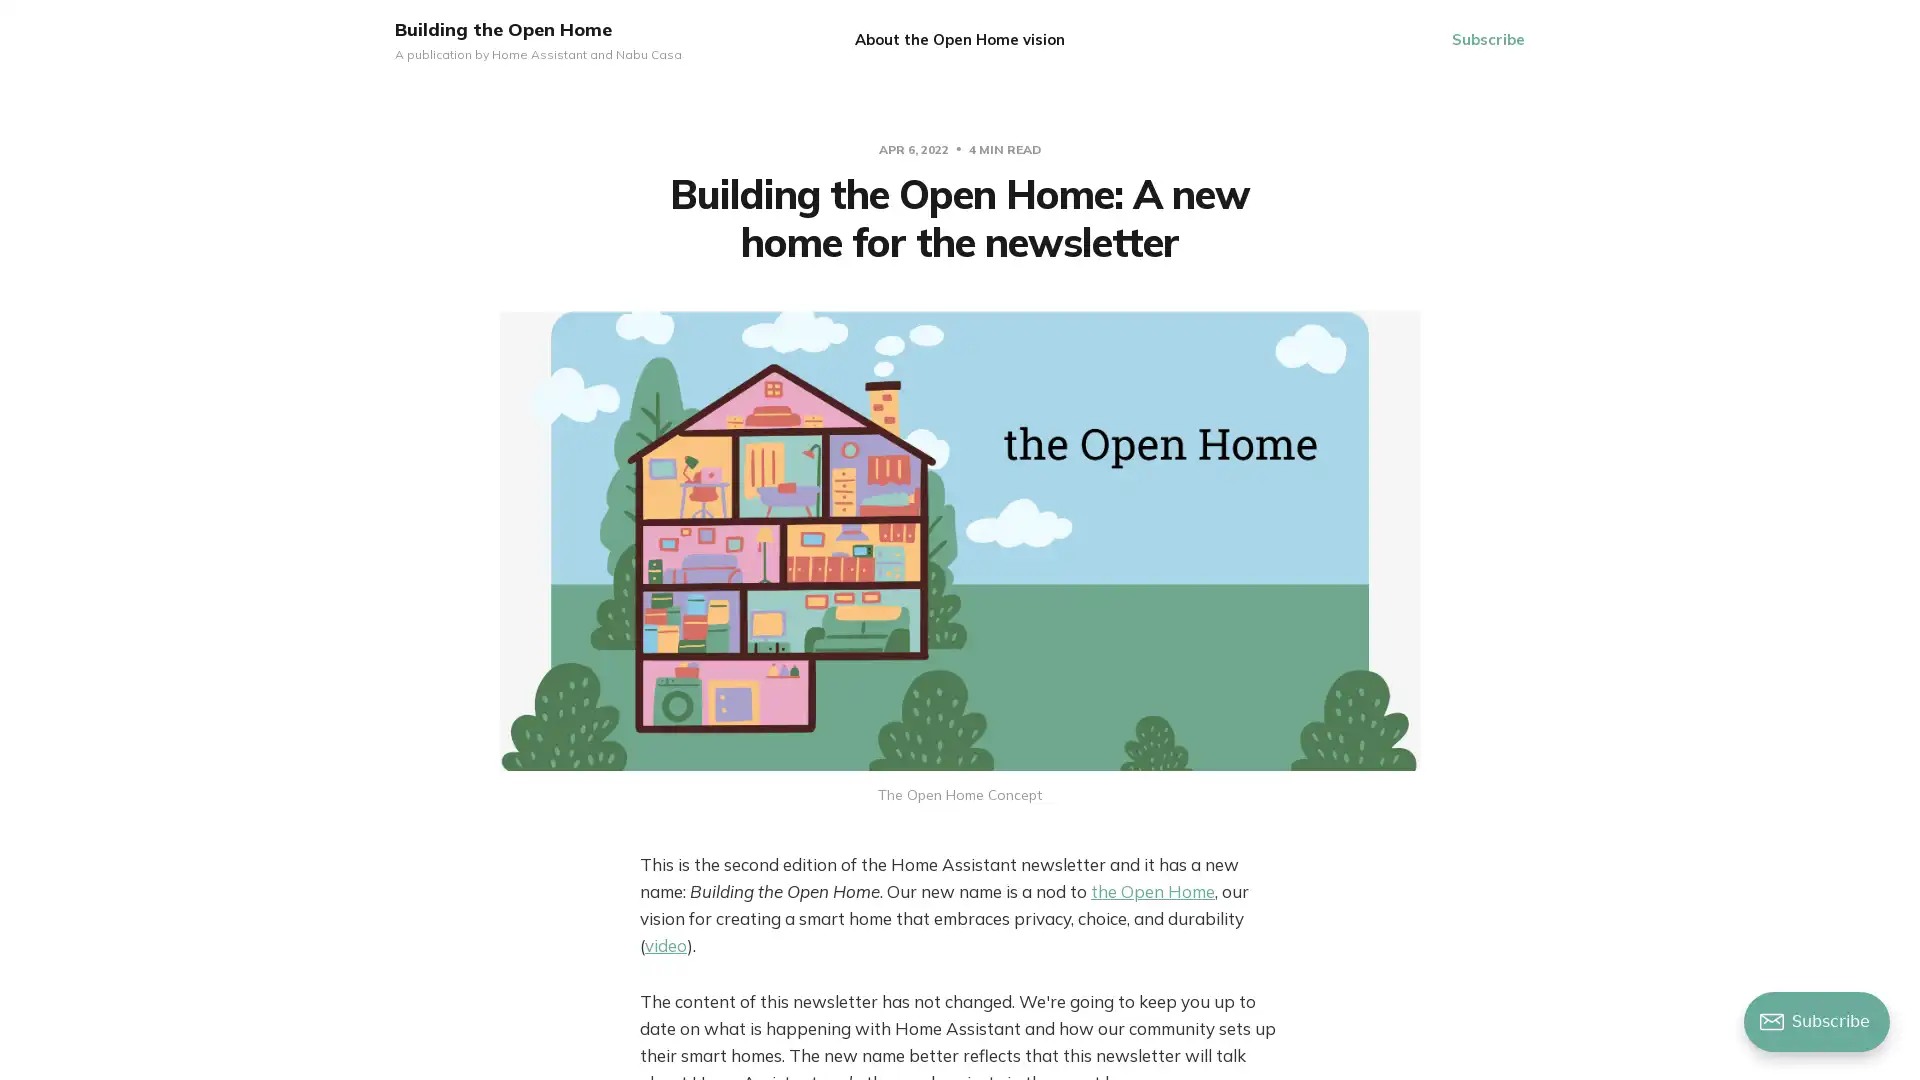 The image size is (1920, 1080). I want to click on Subscribe, so click(1488, 39).